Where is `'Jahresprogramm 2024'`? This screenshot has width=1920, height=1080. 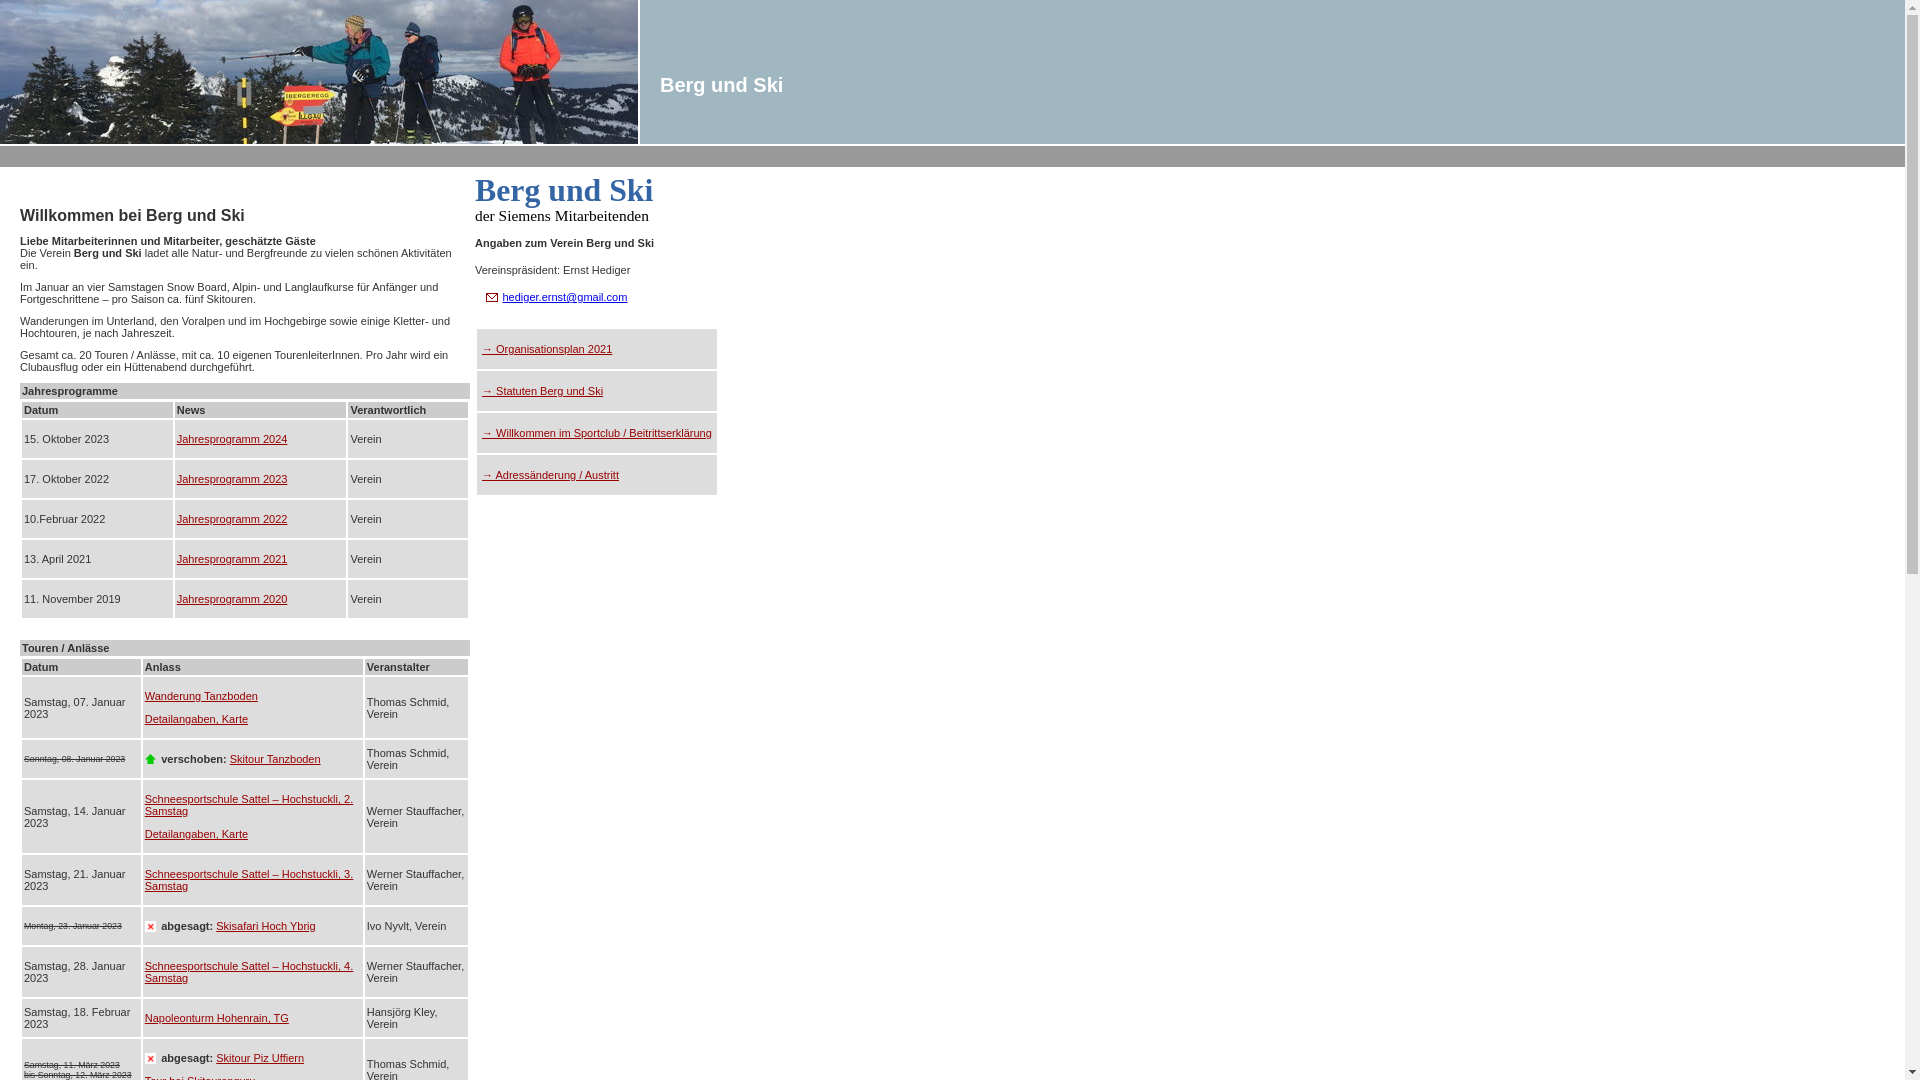
'Jahresprogramm 2024' is located at coordinates (232, 438).